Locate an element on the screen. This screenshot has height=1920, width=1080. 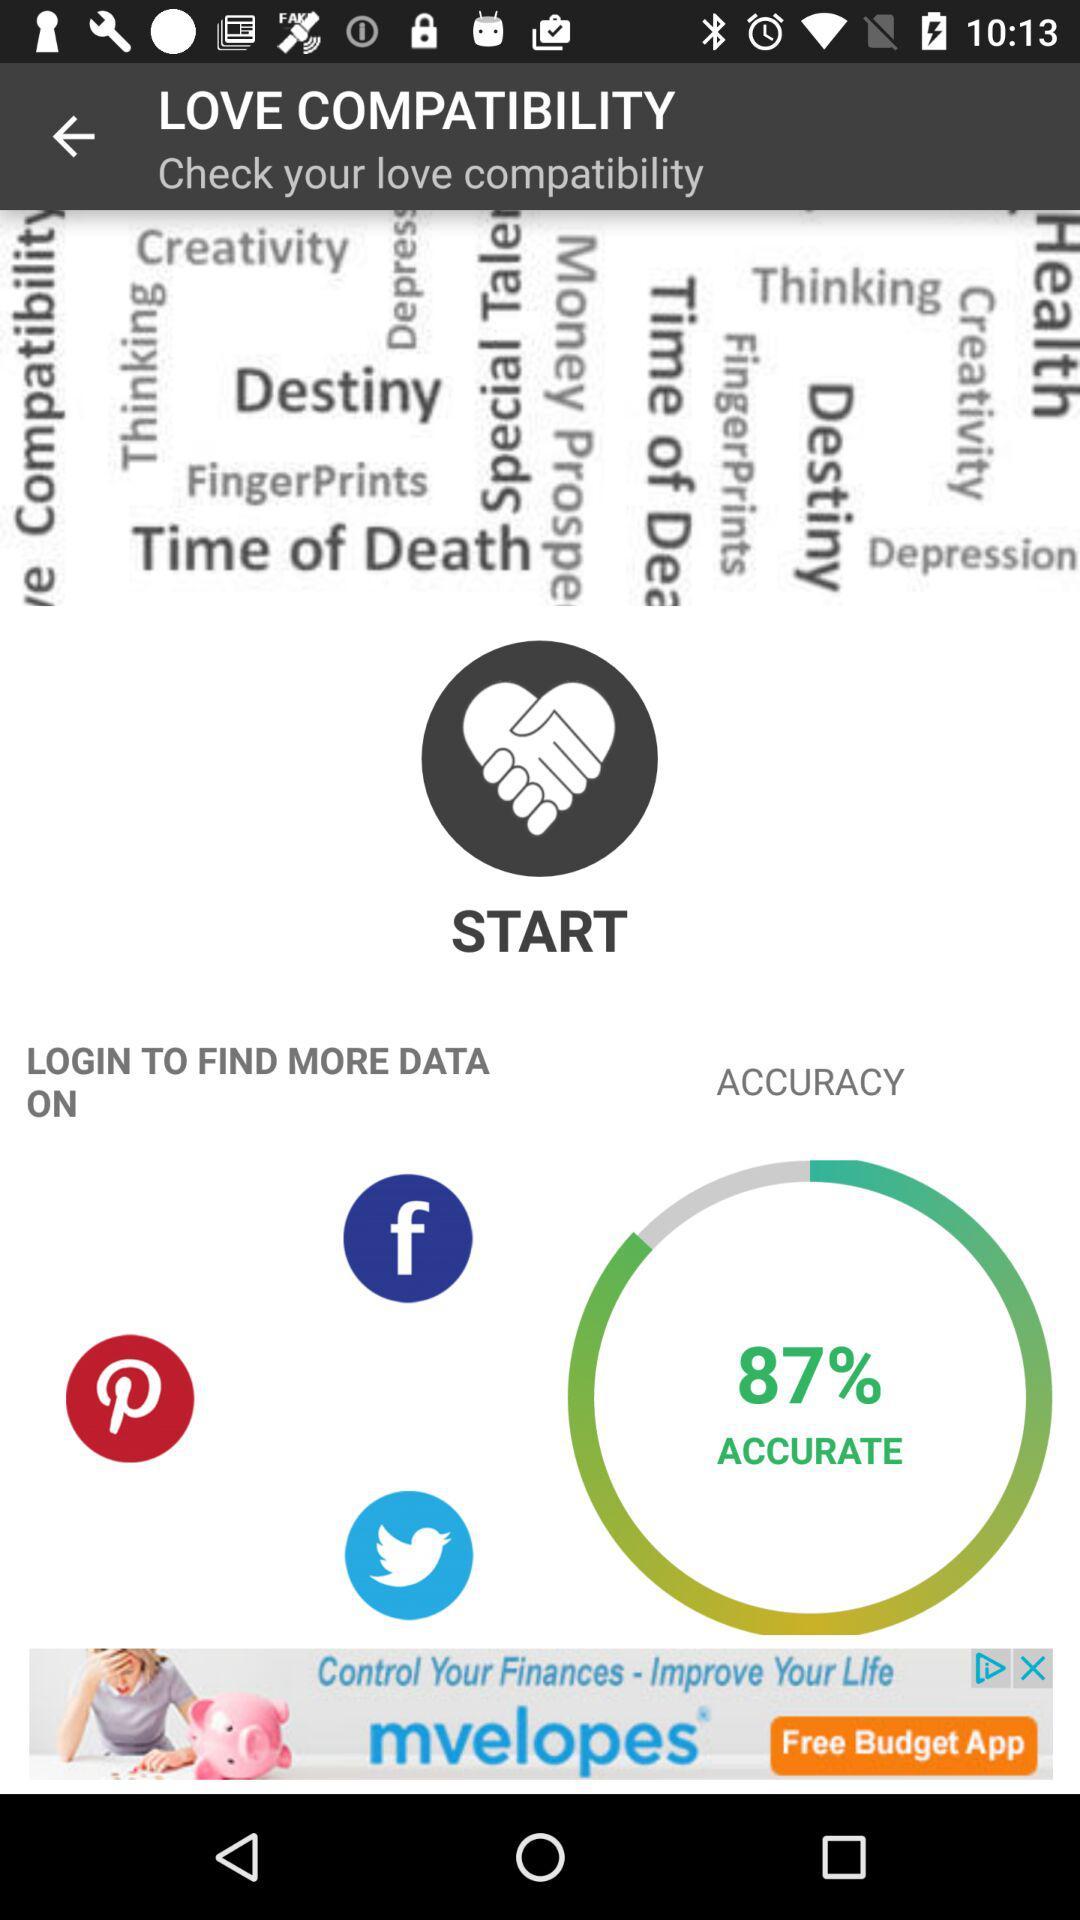
pinterest login is located at coordinates (131, 1396).